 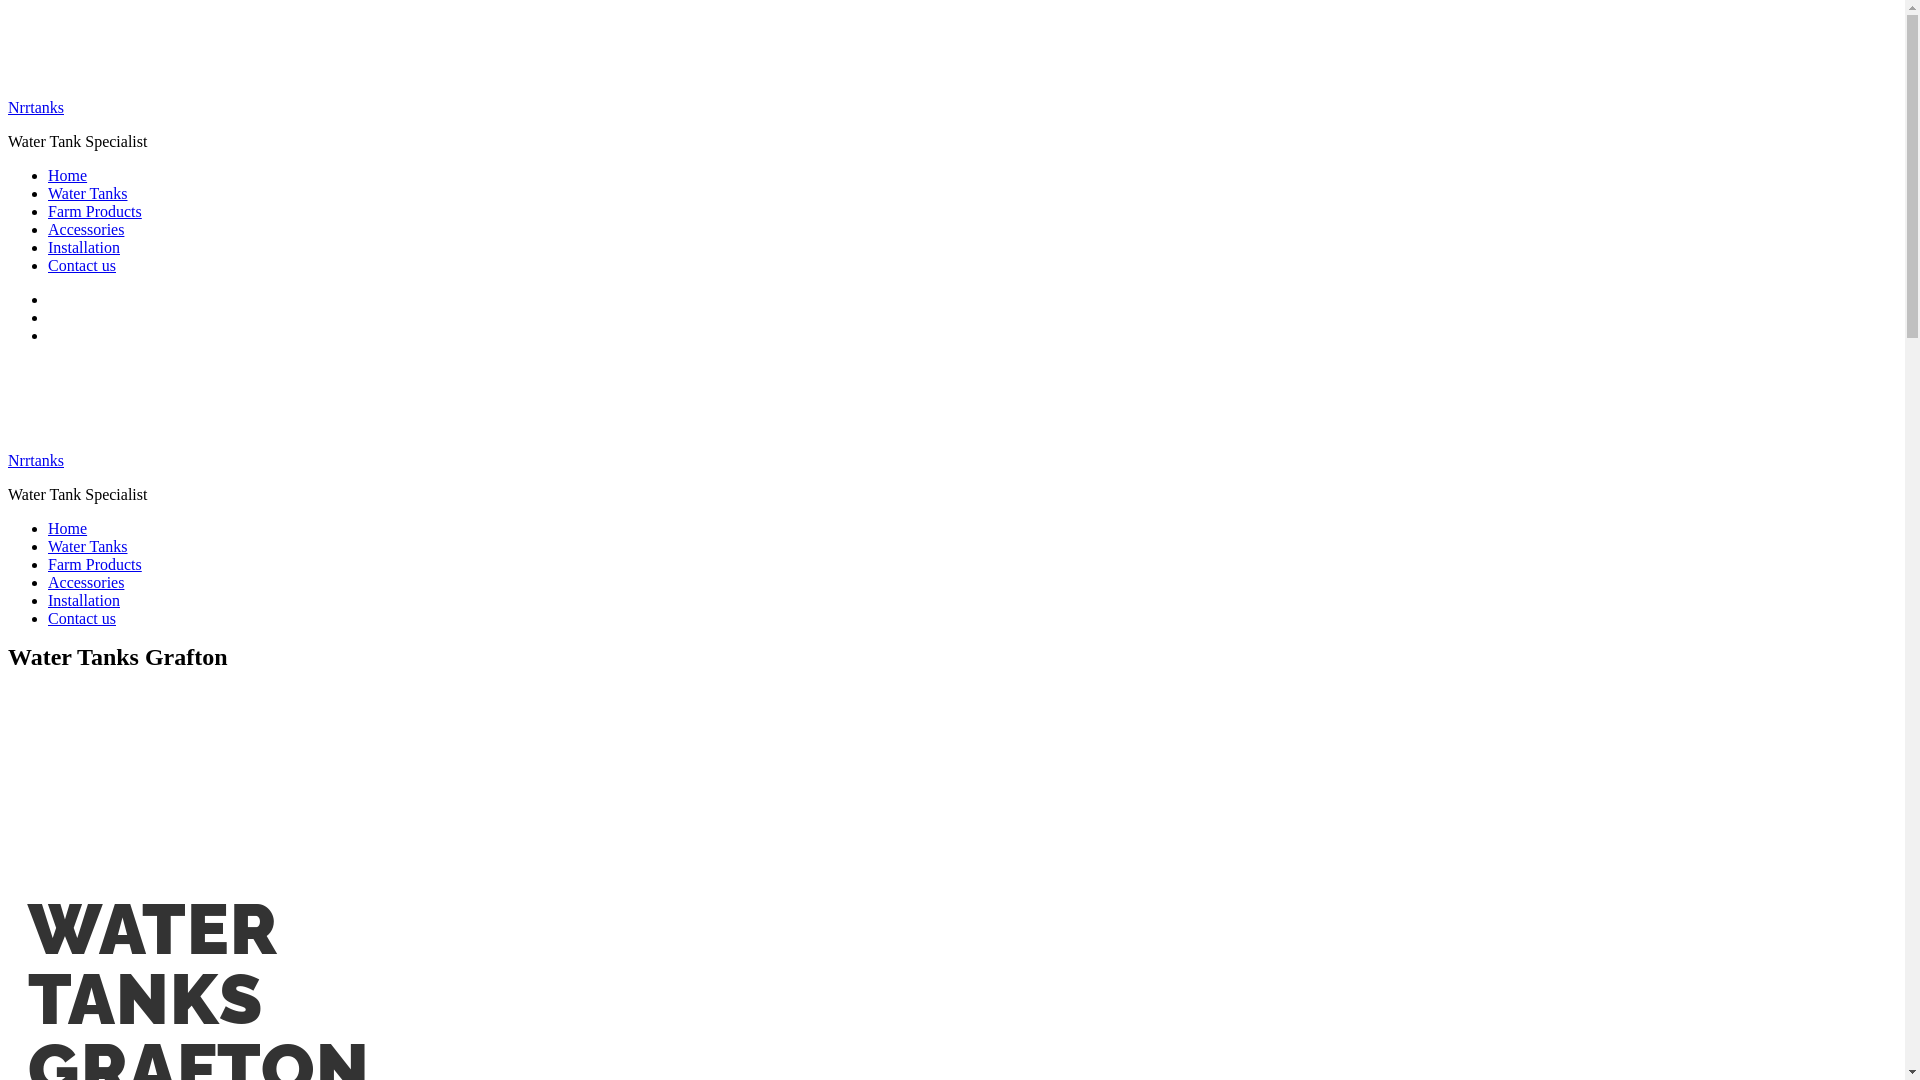 I want to click on 'Farm Products', so click(x=94, y=211).